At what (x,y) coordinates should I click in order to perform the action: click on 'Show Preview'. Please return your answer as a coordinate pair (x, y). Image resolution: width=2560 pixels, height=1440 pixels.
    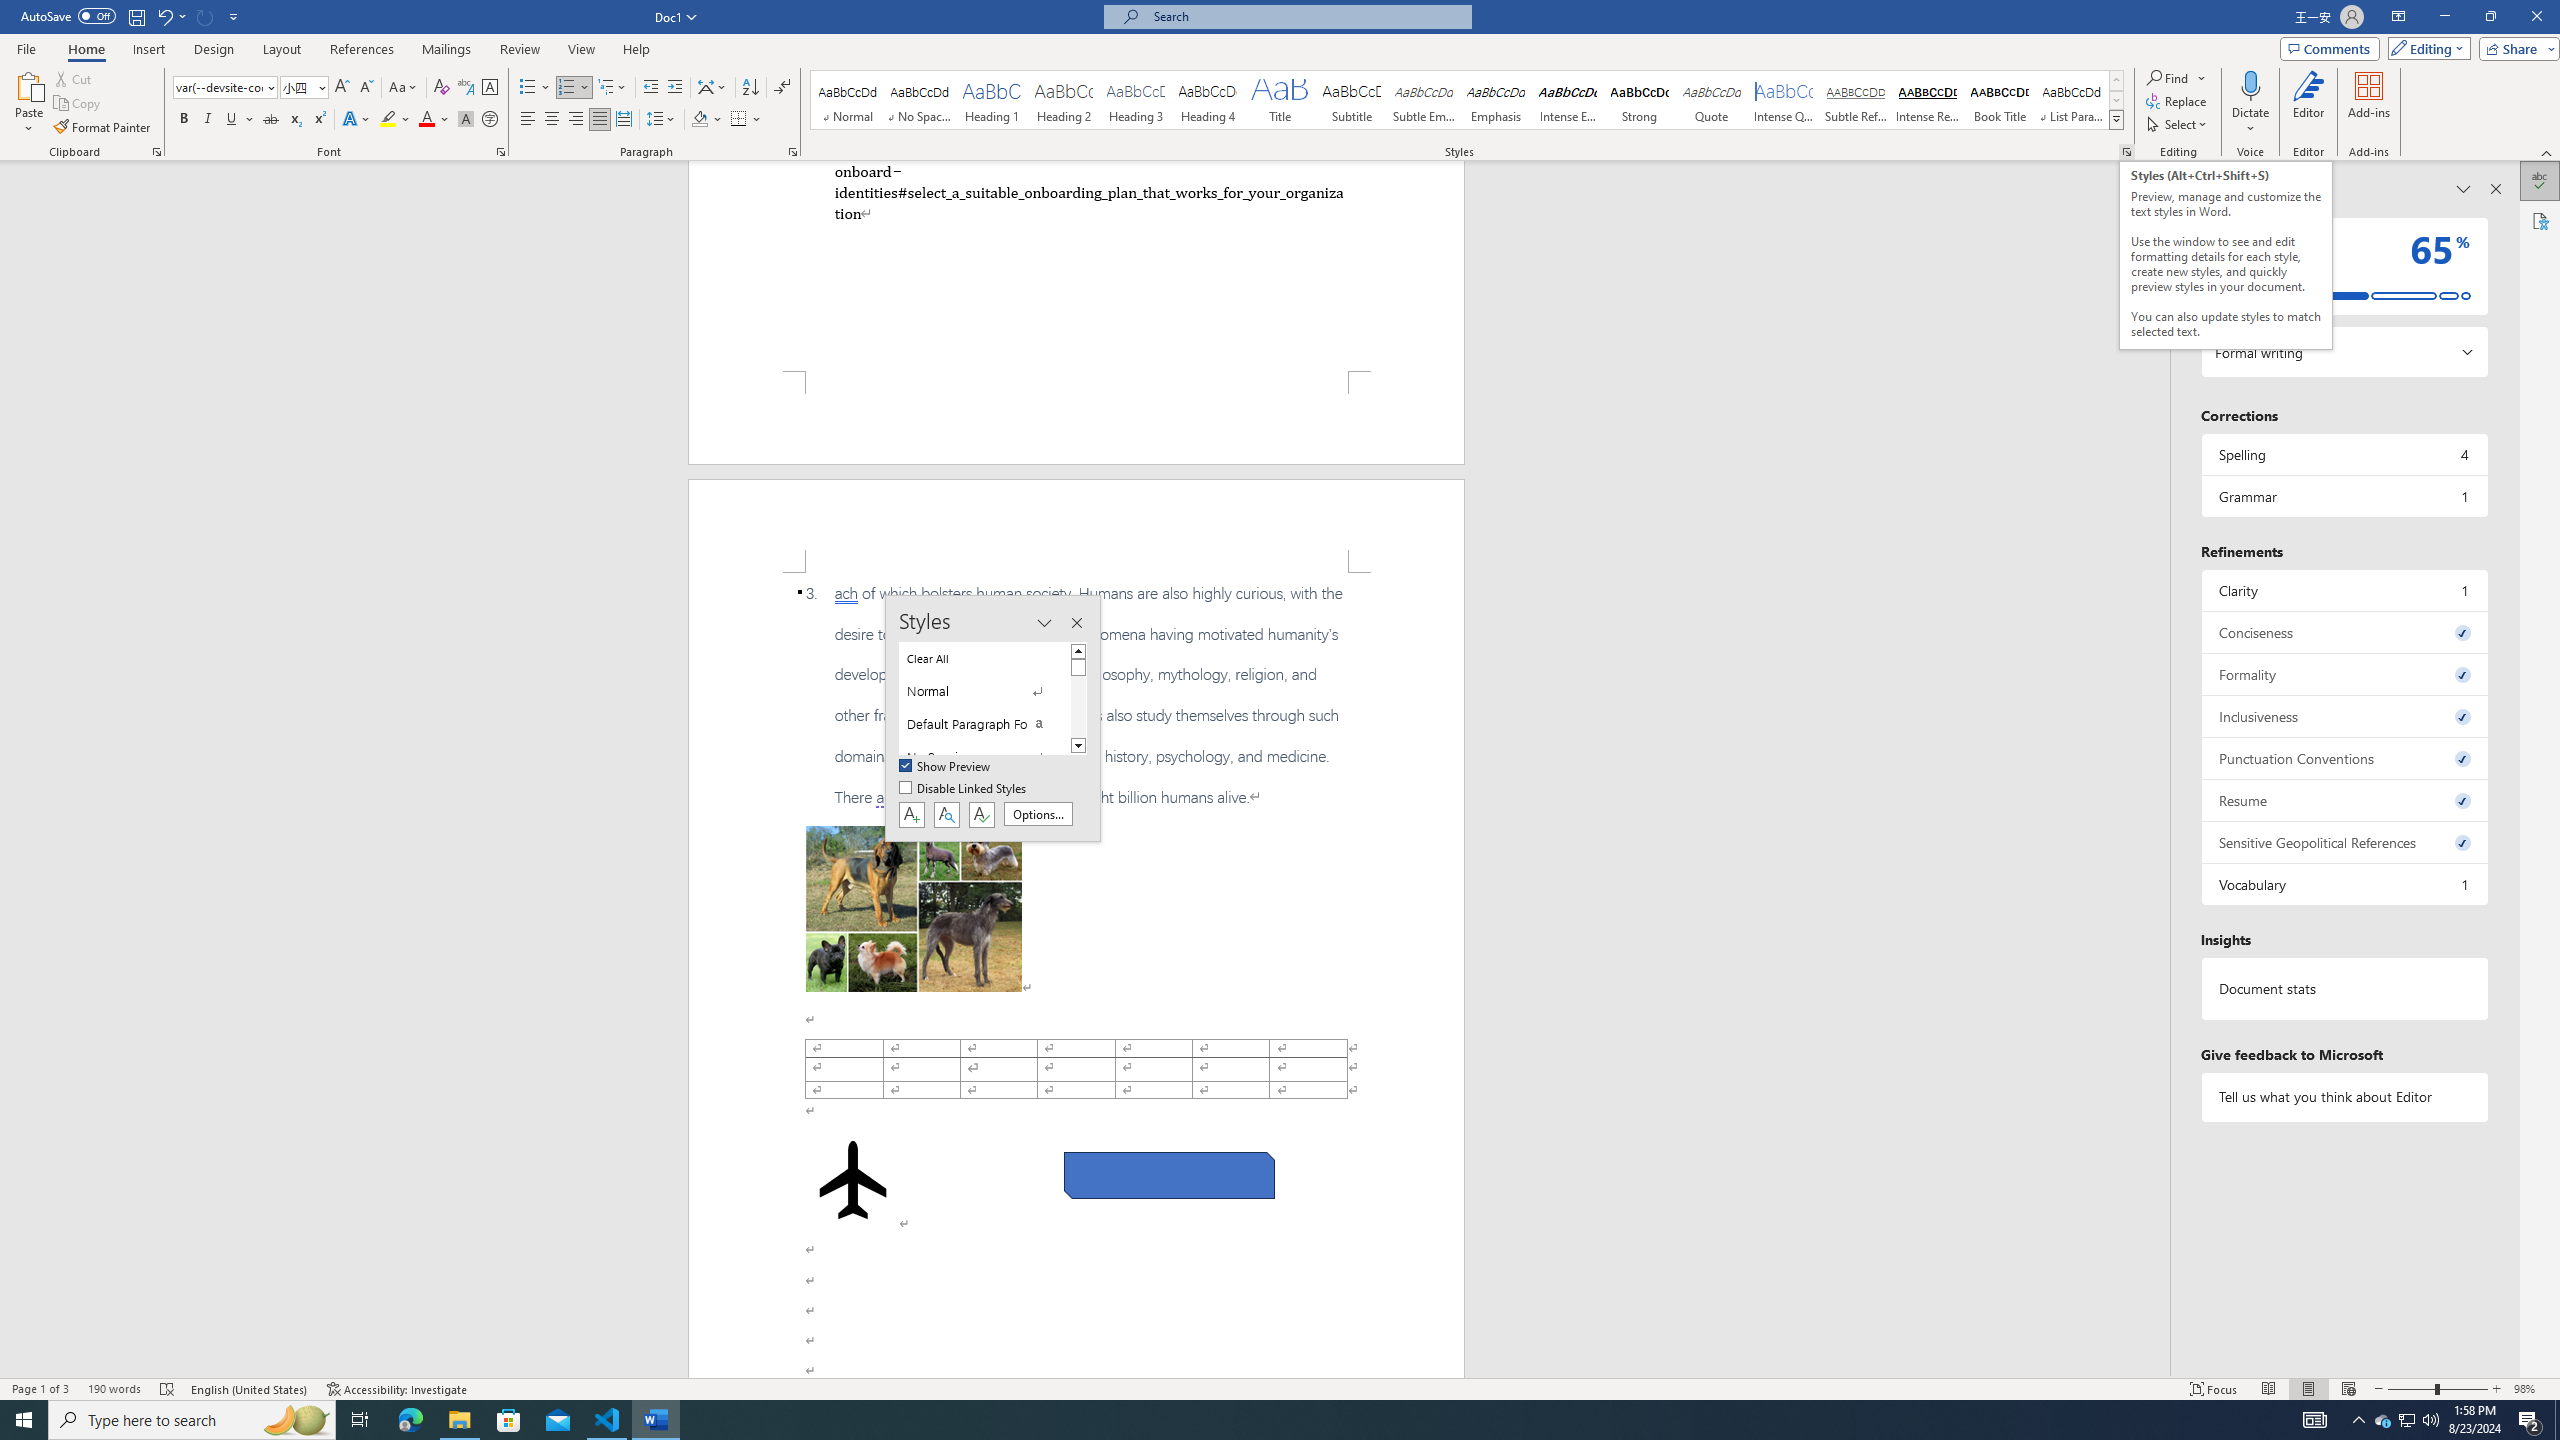
    Looking at the image, I should click on (945, 766).